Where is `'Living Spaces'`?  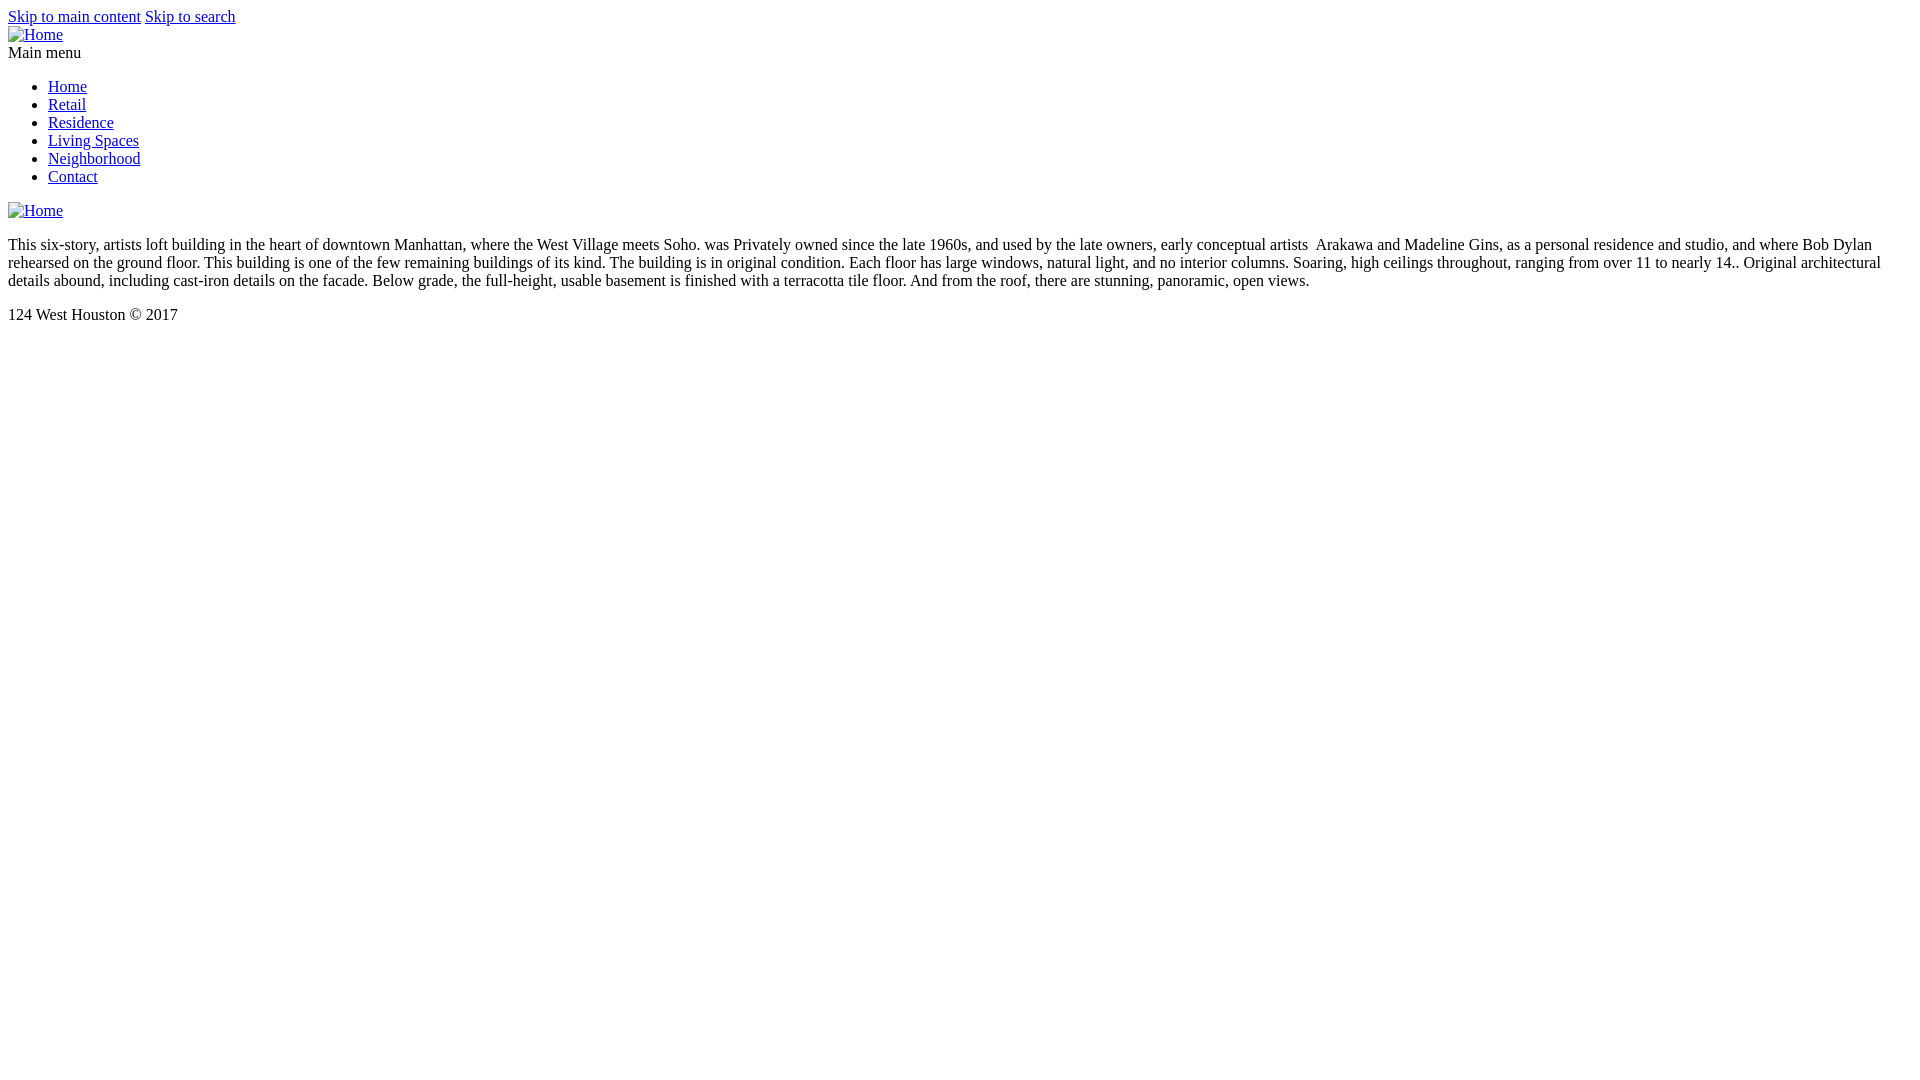 'Living Spaces' is located at coordinates (92, 139).